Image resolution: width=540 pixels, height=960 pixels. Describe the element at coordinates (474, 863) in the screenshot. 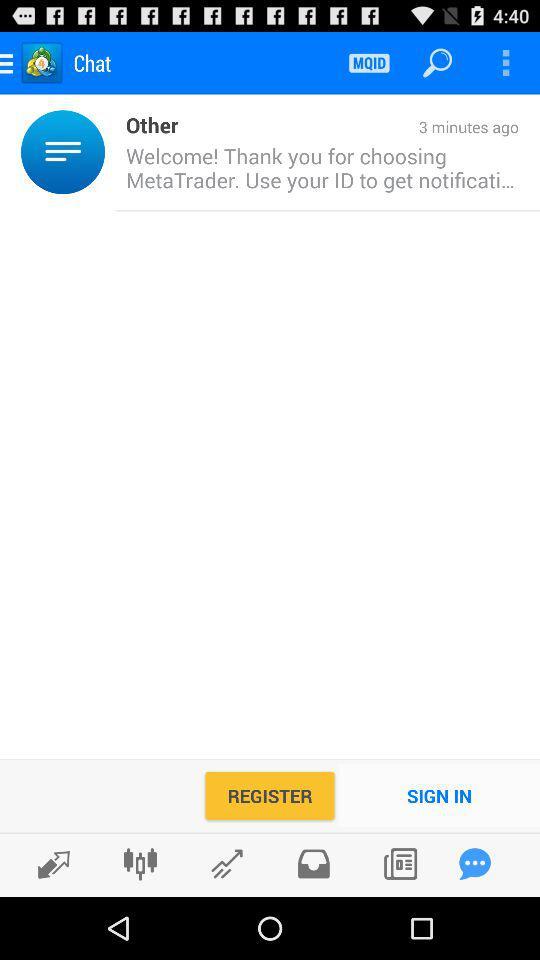

I see `to start a chat` at that location.